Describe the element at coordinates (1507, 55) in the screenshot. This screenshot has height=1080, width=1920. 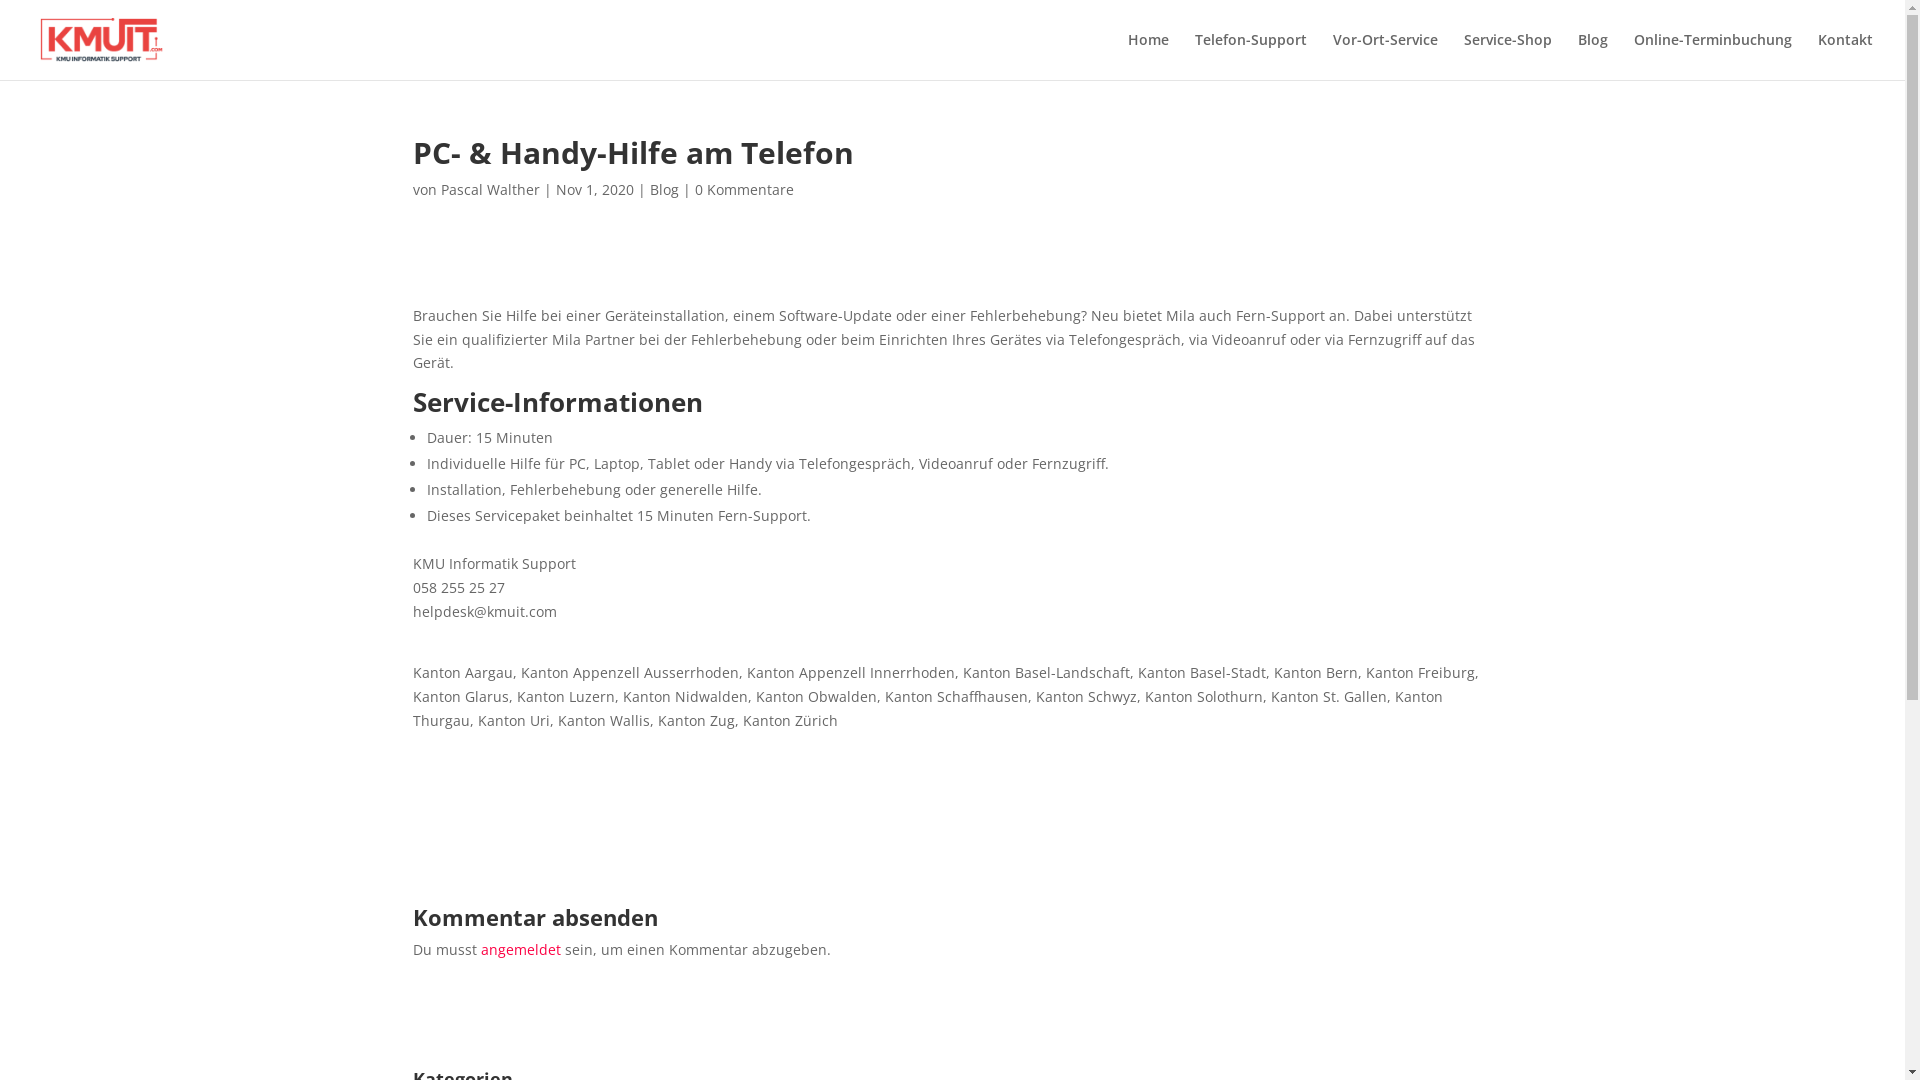
I see `'Service-Shop'` at that location.